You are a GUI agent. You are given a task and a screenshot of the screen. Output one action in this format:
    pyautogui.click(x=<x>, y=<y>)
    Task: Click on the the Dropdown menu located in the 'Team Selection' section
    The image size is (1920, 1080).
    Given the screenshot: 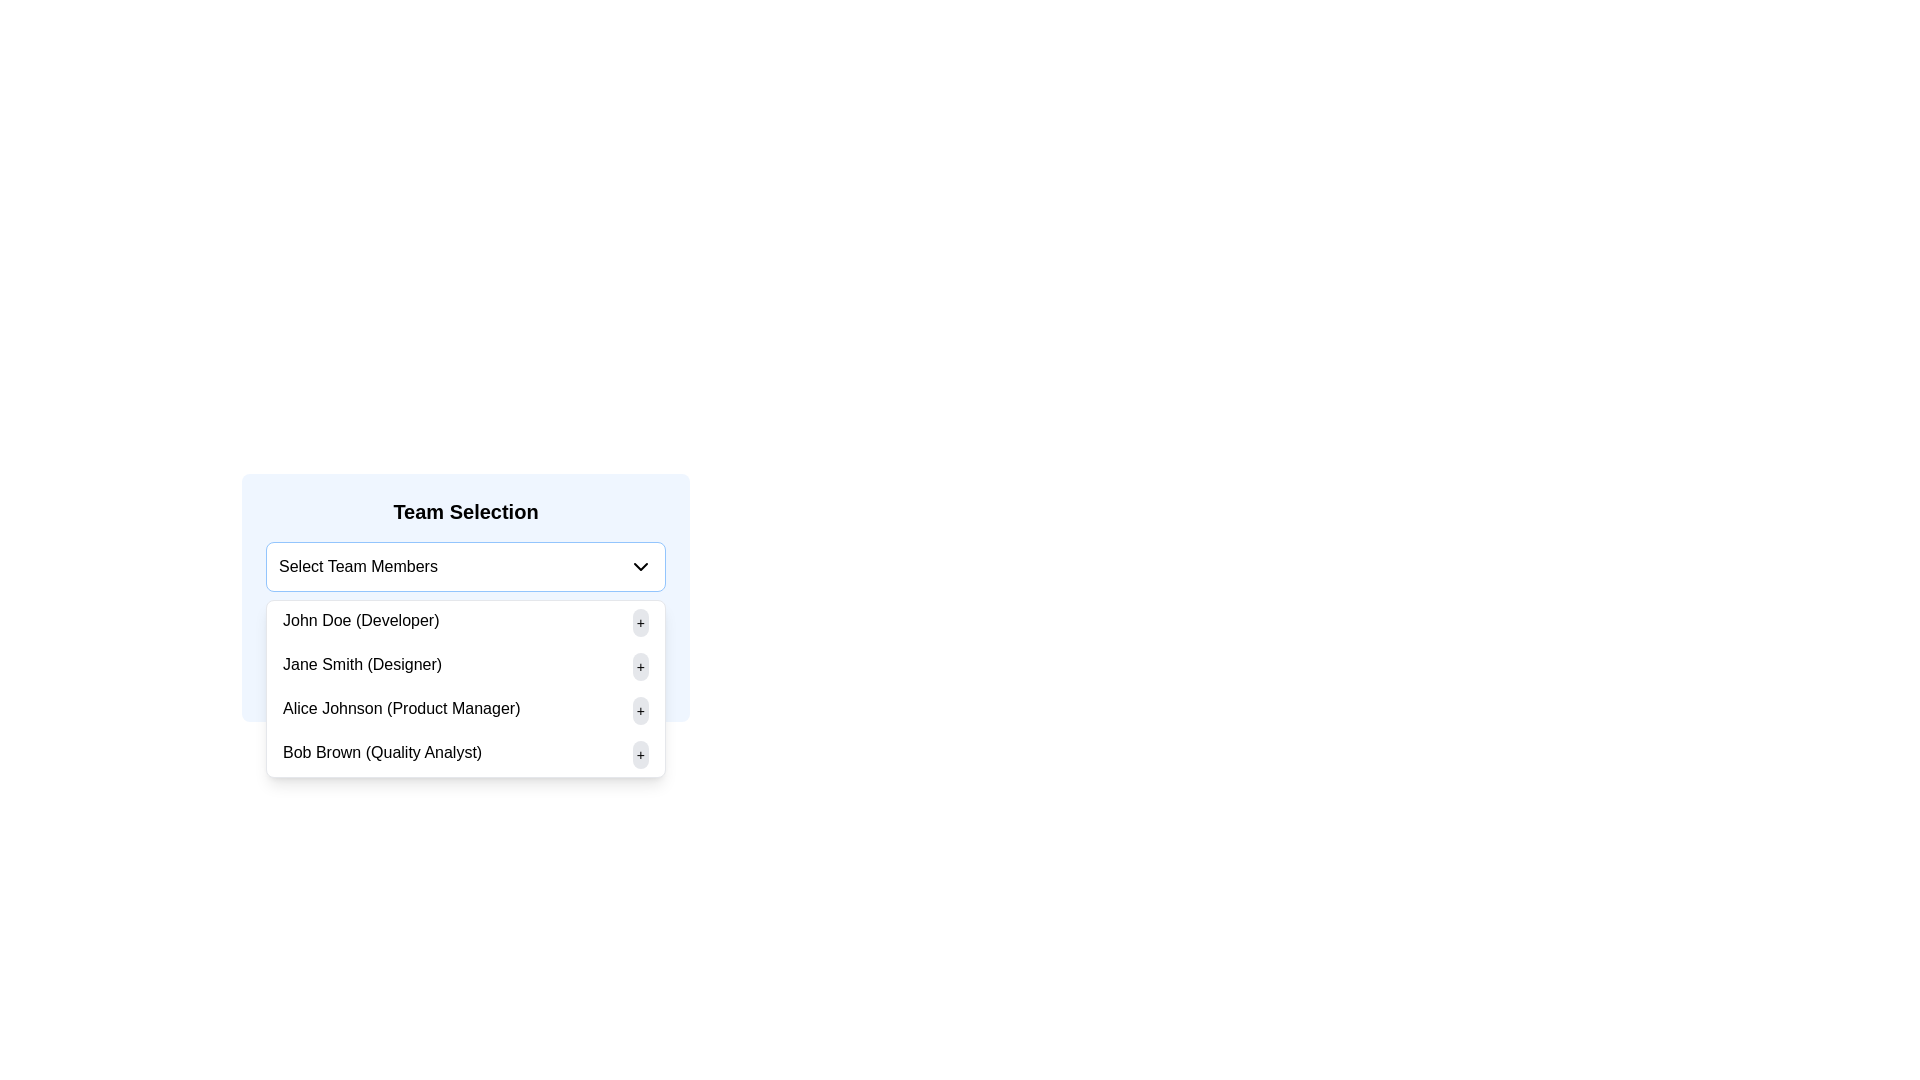 What is the action you would take?
    pyautogui.click(x=464, y=567)
    